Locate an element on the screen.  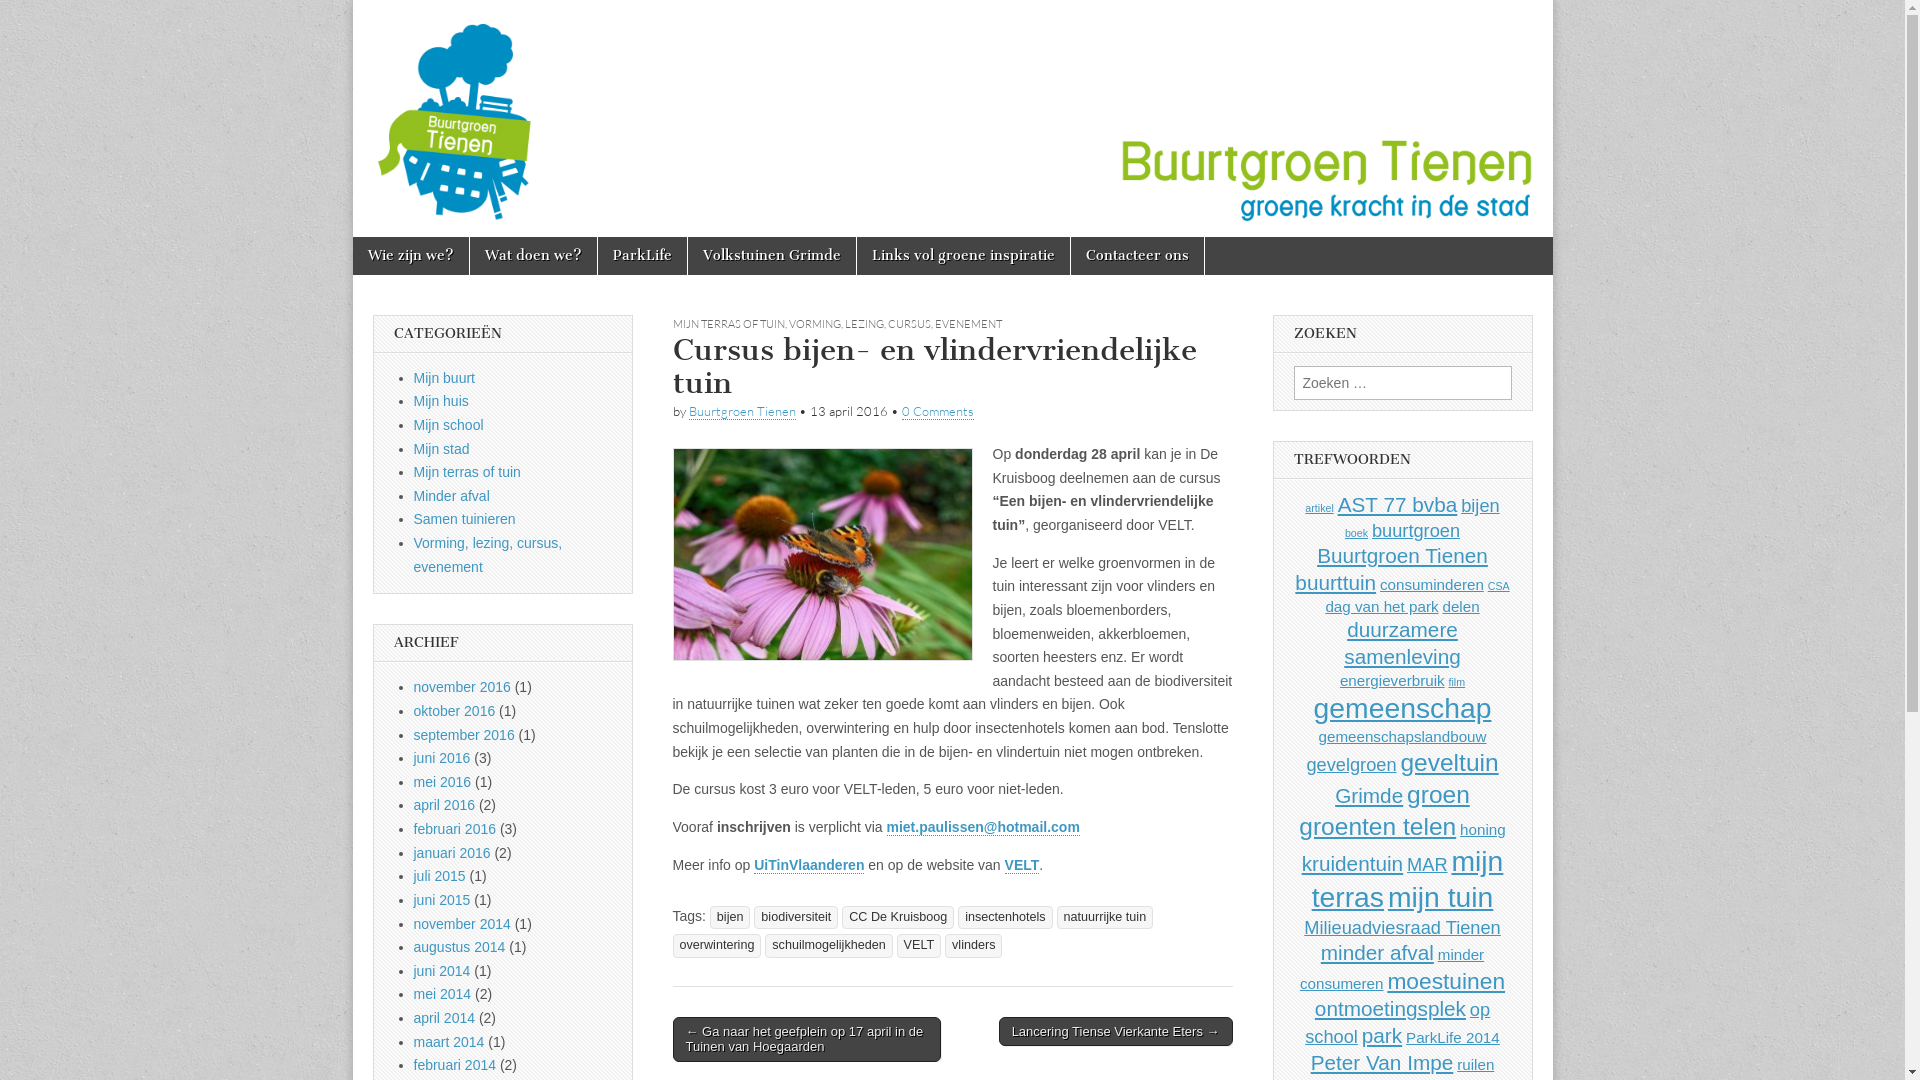
'mei 2016' is located at coordinates (441, 781).